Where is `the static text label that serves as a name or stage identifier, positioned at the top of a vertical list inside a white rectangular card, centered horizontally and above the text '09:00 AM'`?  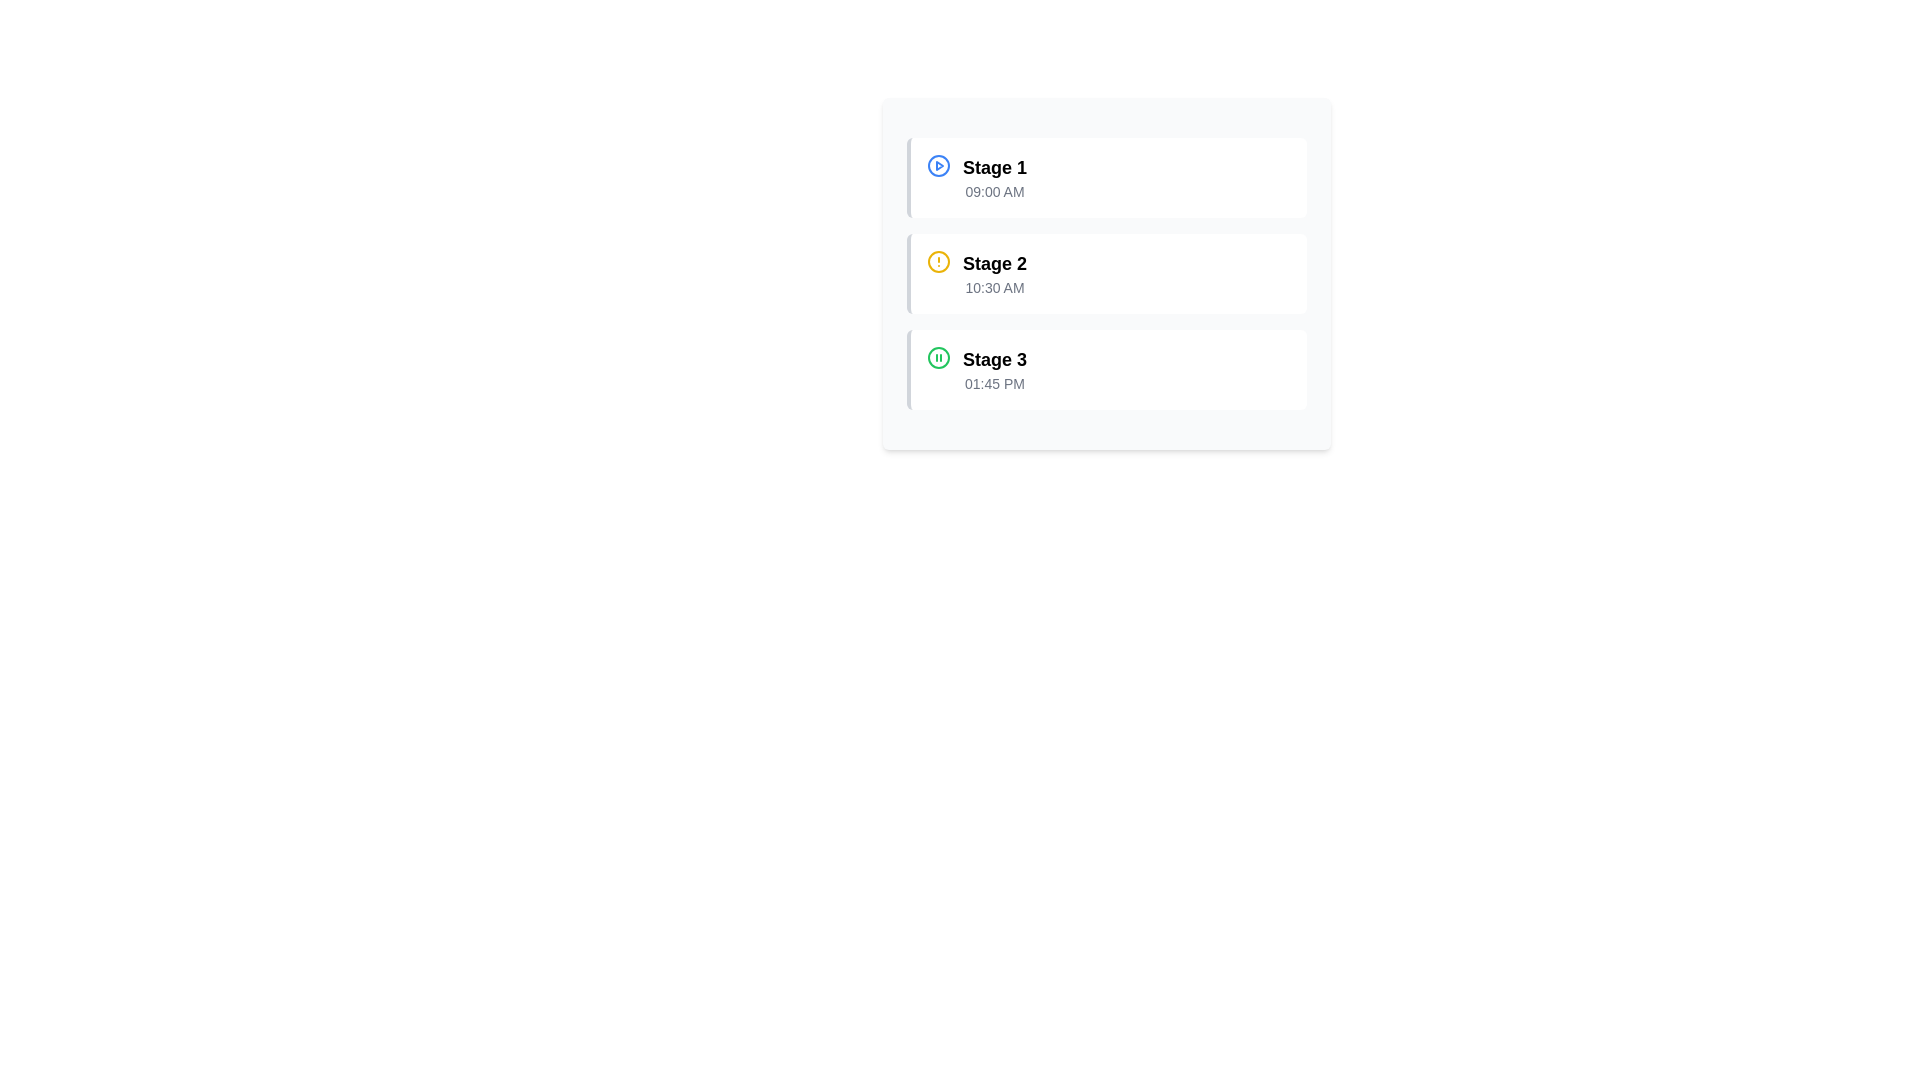 the static text label that serves as a name or stage identifier, positioned at the top of a vertical list inside a white rectangular card, centered horizontally and above the text '09:00 AM' is located at coordinates (994, 167).